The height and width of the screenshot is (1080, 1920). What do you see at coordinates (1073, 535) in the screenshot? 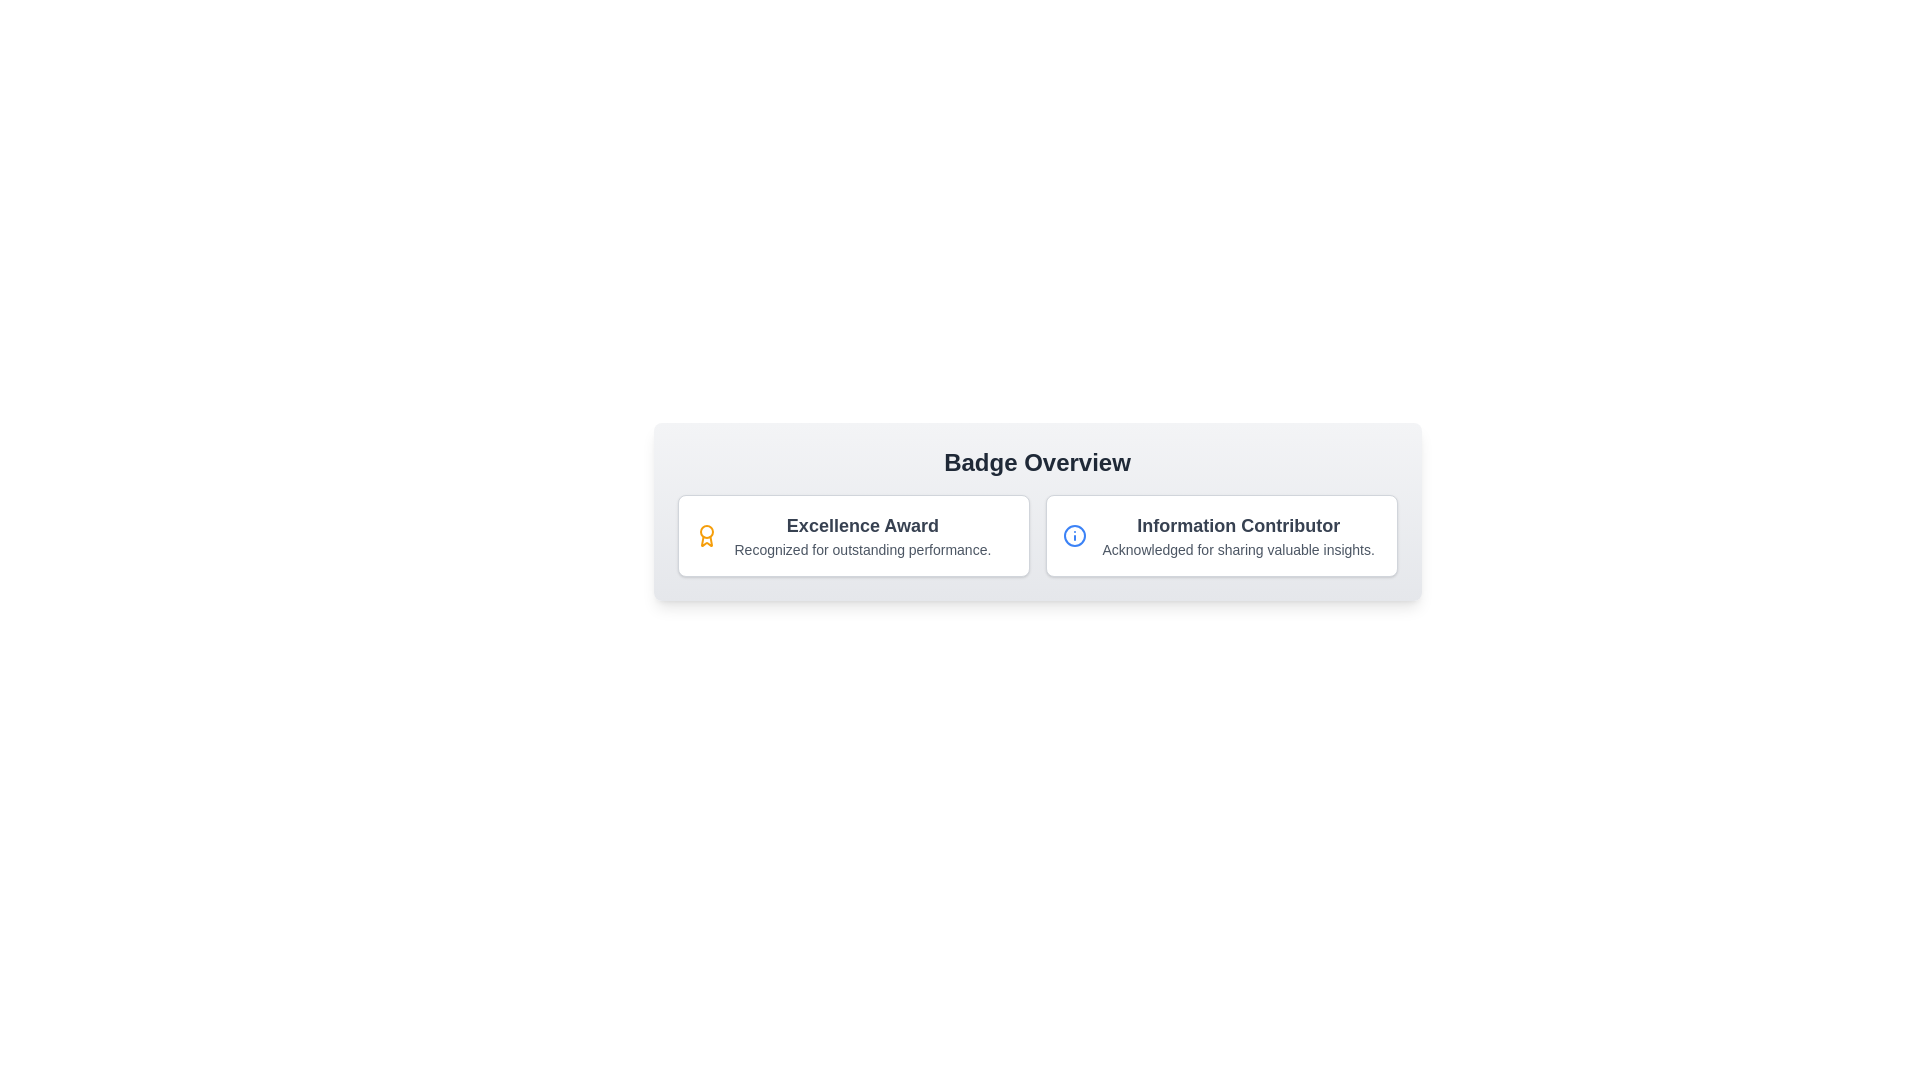
I see `the 'Information Contributor' badge icon located to the left of the badge text in the badge overview section` at bounding box center [1073, 535].